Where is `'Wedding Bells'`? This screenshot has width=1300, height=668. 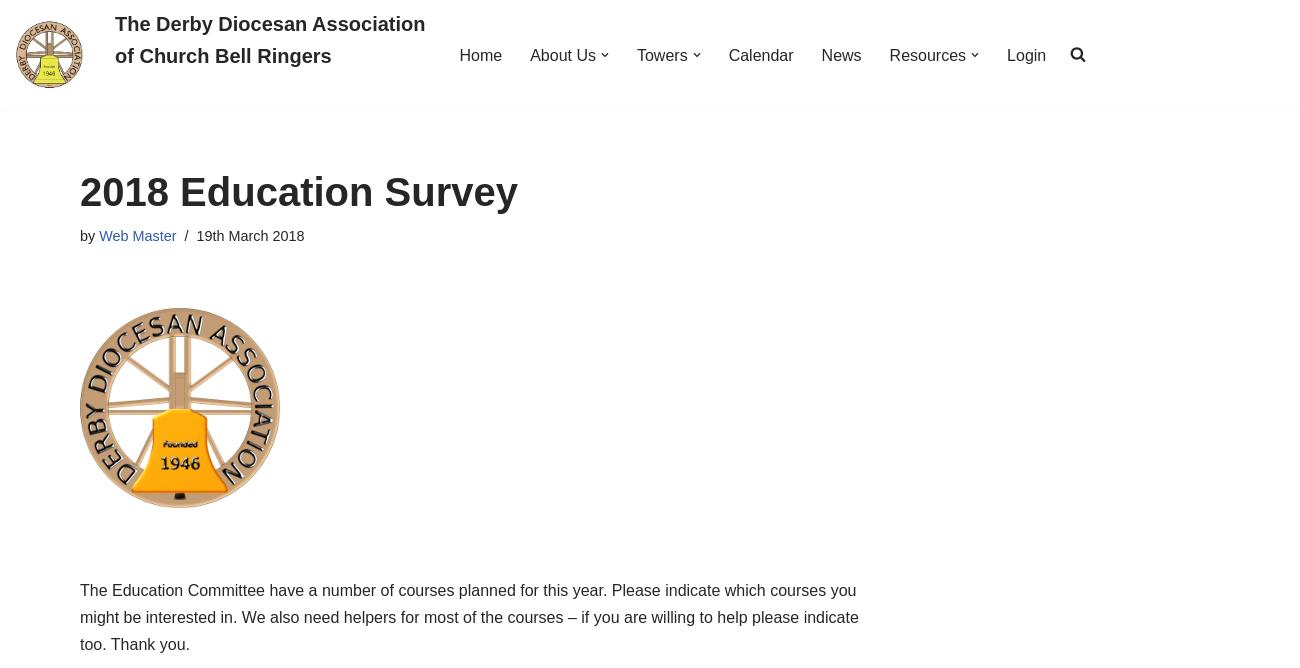
'Wedding Bells' is located at coordinates (796, 546).